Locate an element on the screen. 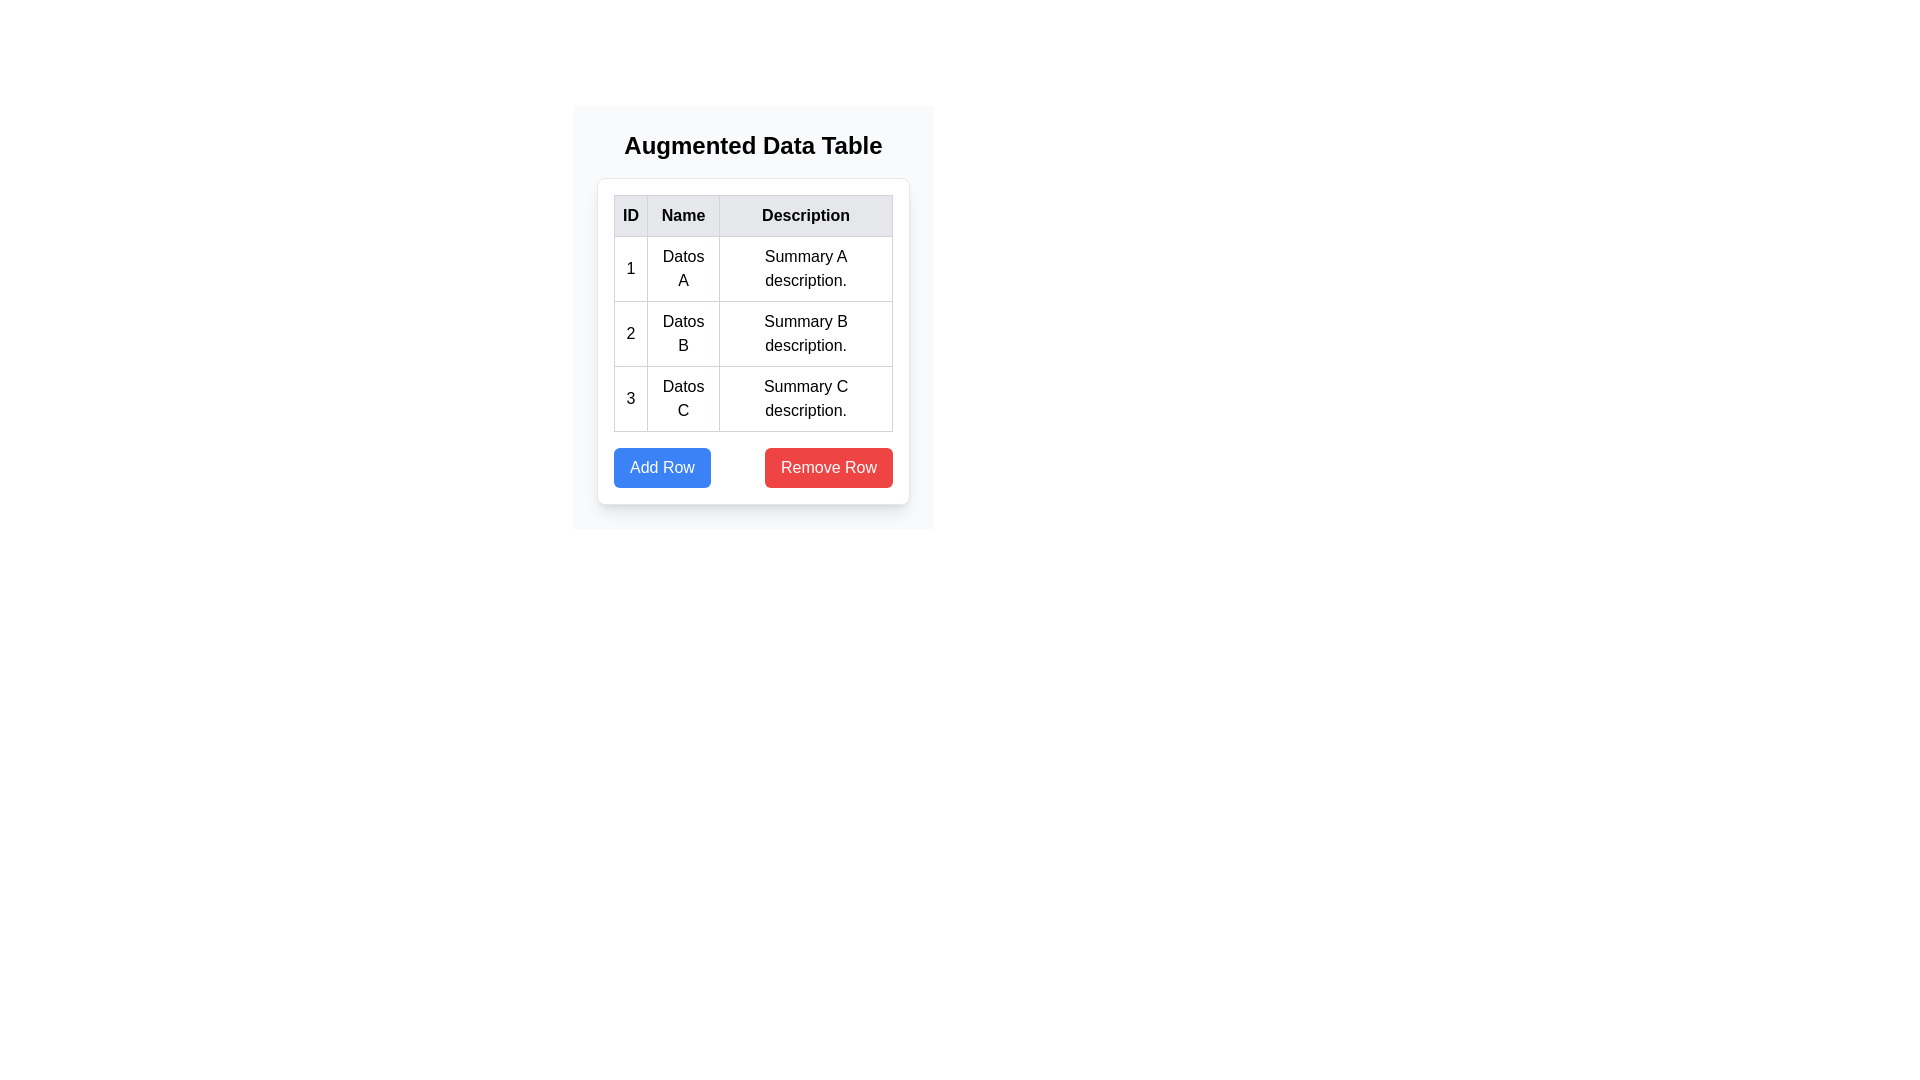  the row corresponding to 2 is located at coordinates (752, 333).